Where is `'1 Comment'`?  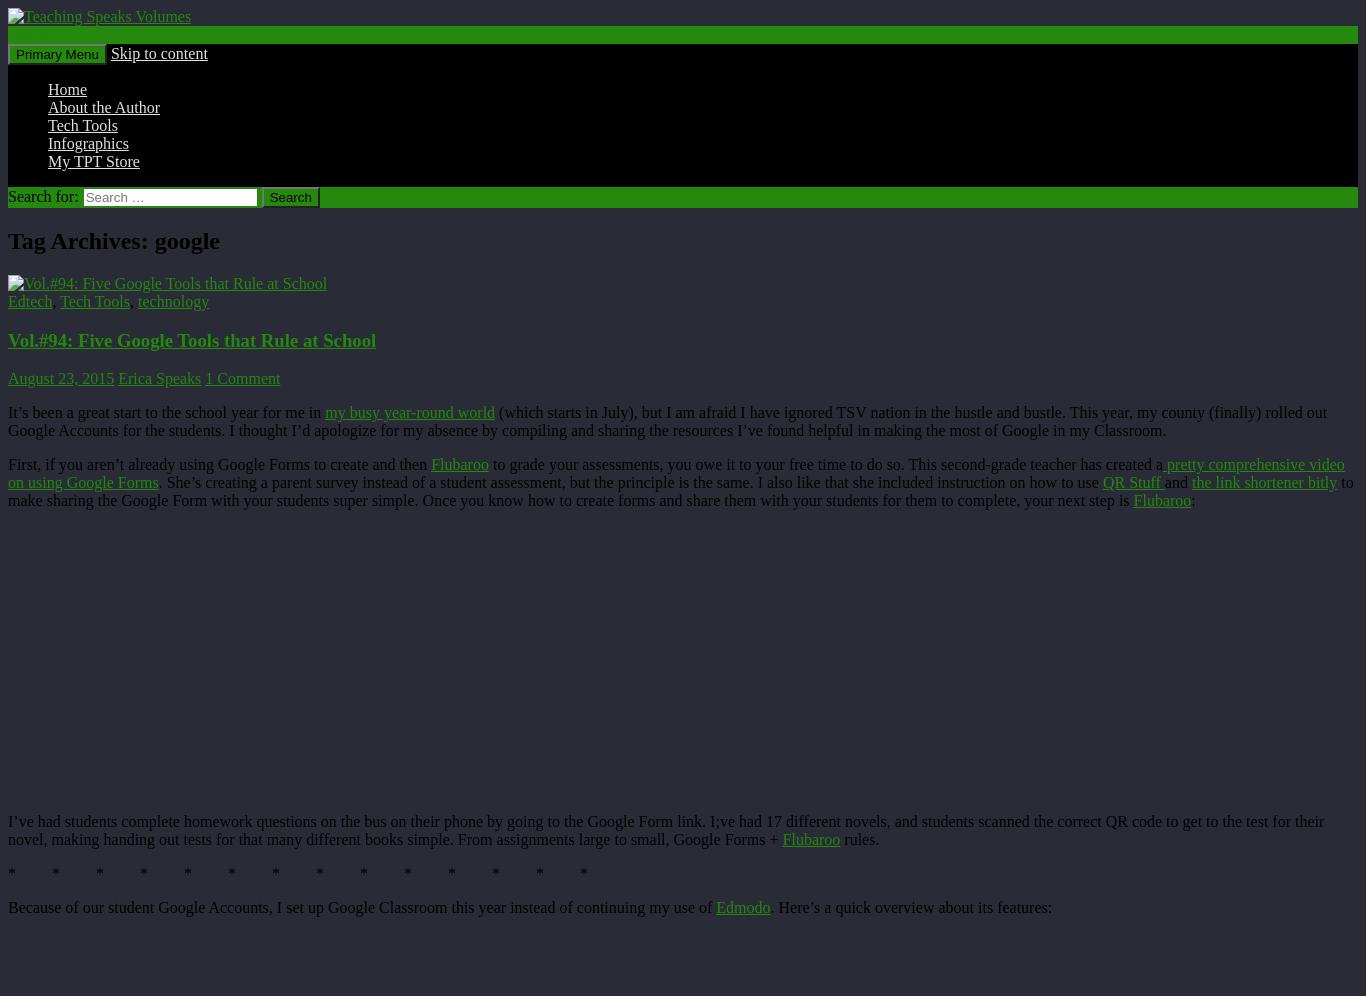 '1 Comment' is located at coordinates (204, 377).